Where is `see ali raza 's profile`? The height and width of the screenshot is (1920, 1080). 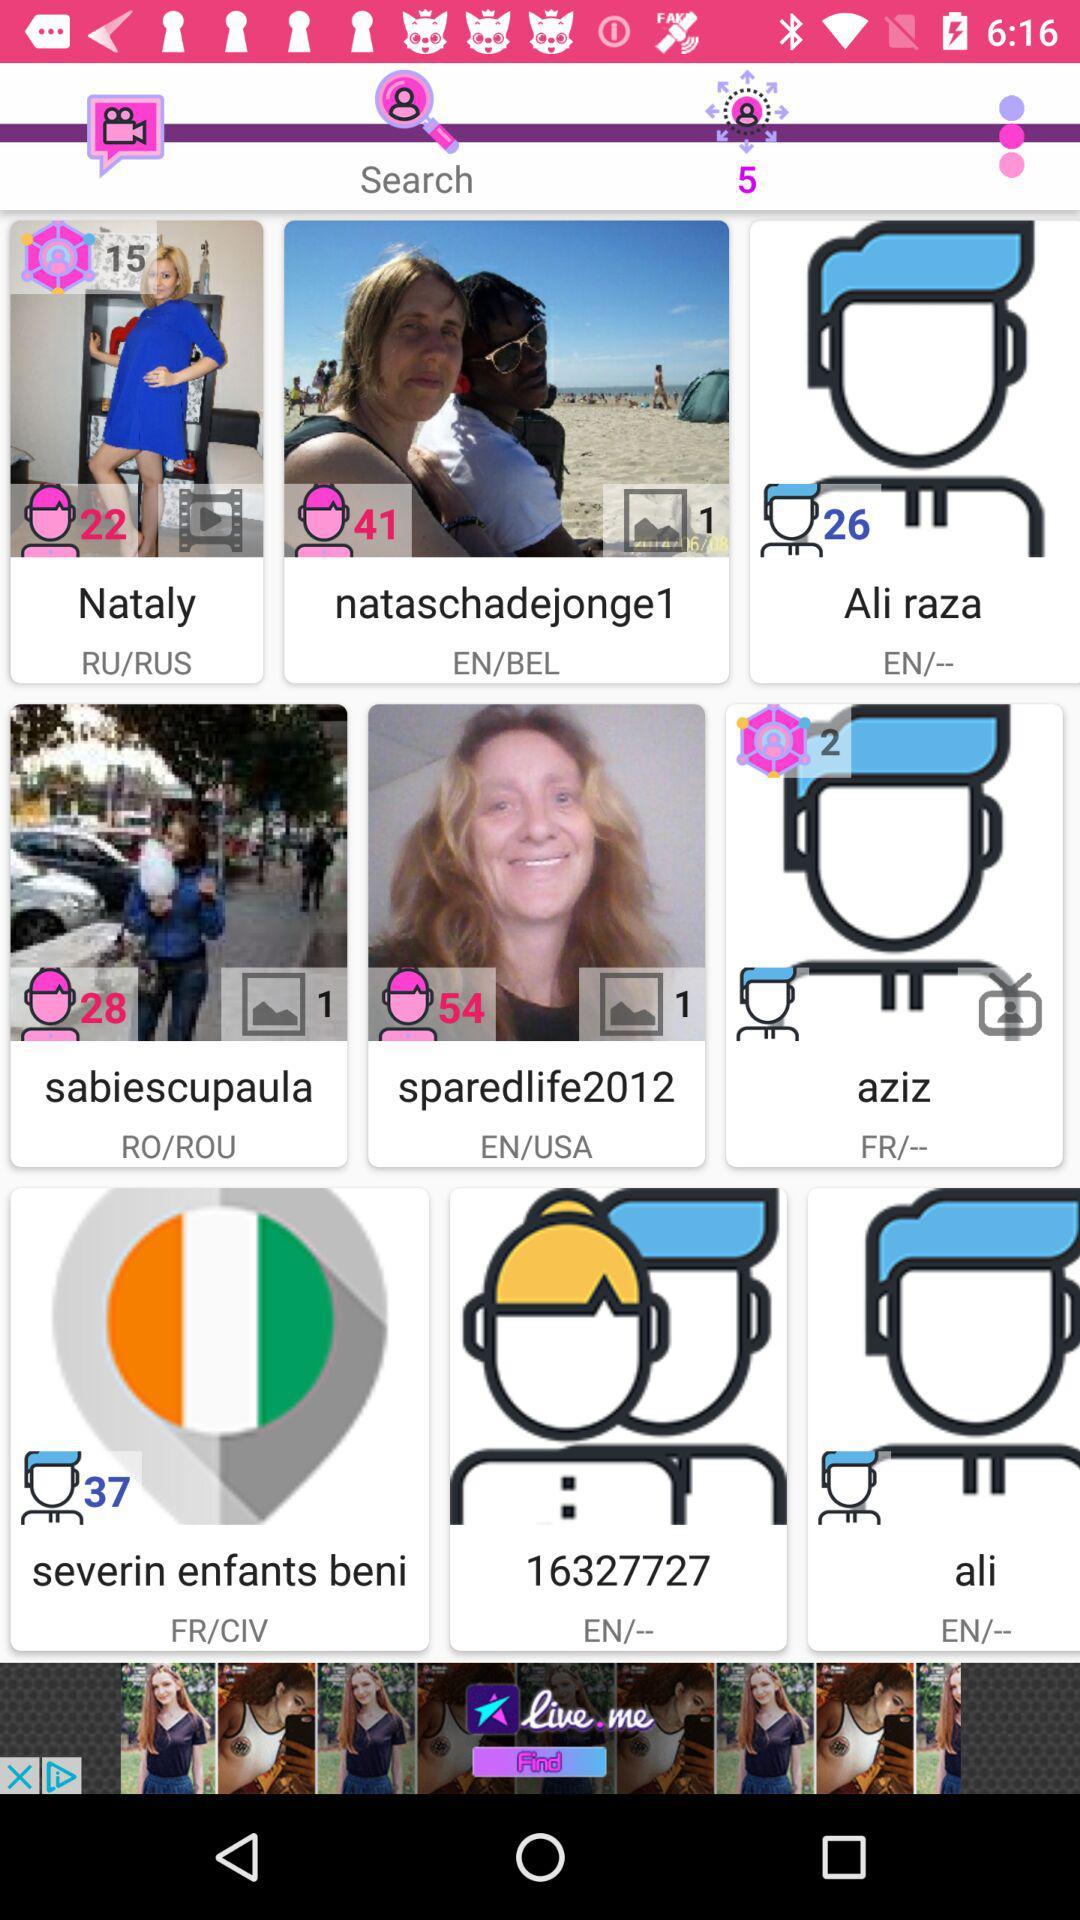
see ali raza 's profile is located at coordinates (914, 388).